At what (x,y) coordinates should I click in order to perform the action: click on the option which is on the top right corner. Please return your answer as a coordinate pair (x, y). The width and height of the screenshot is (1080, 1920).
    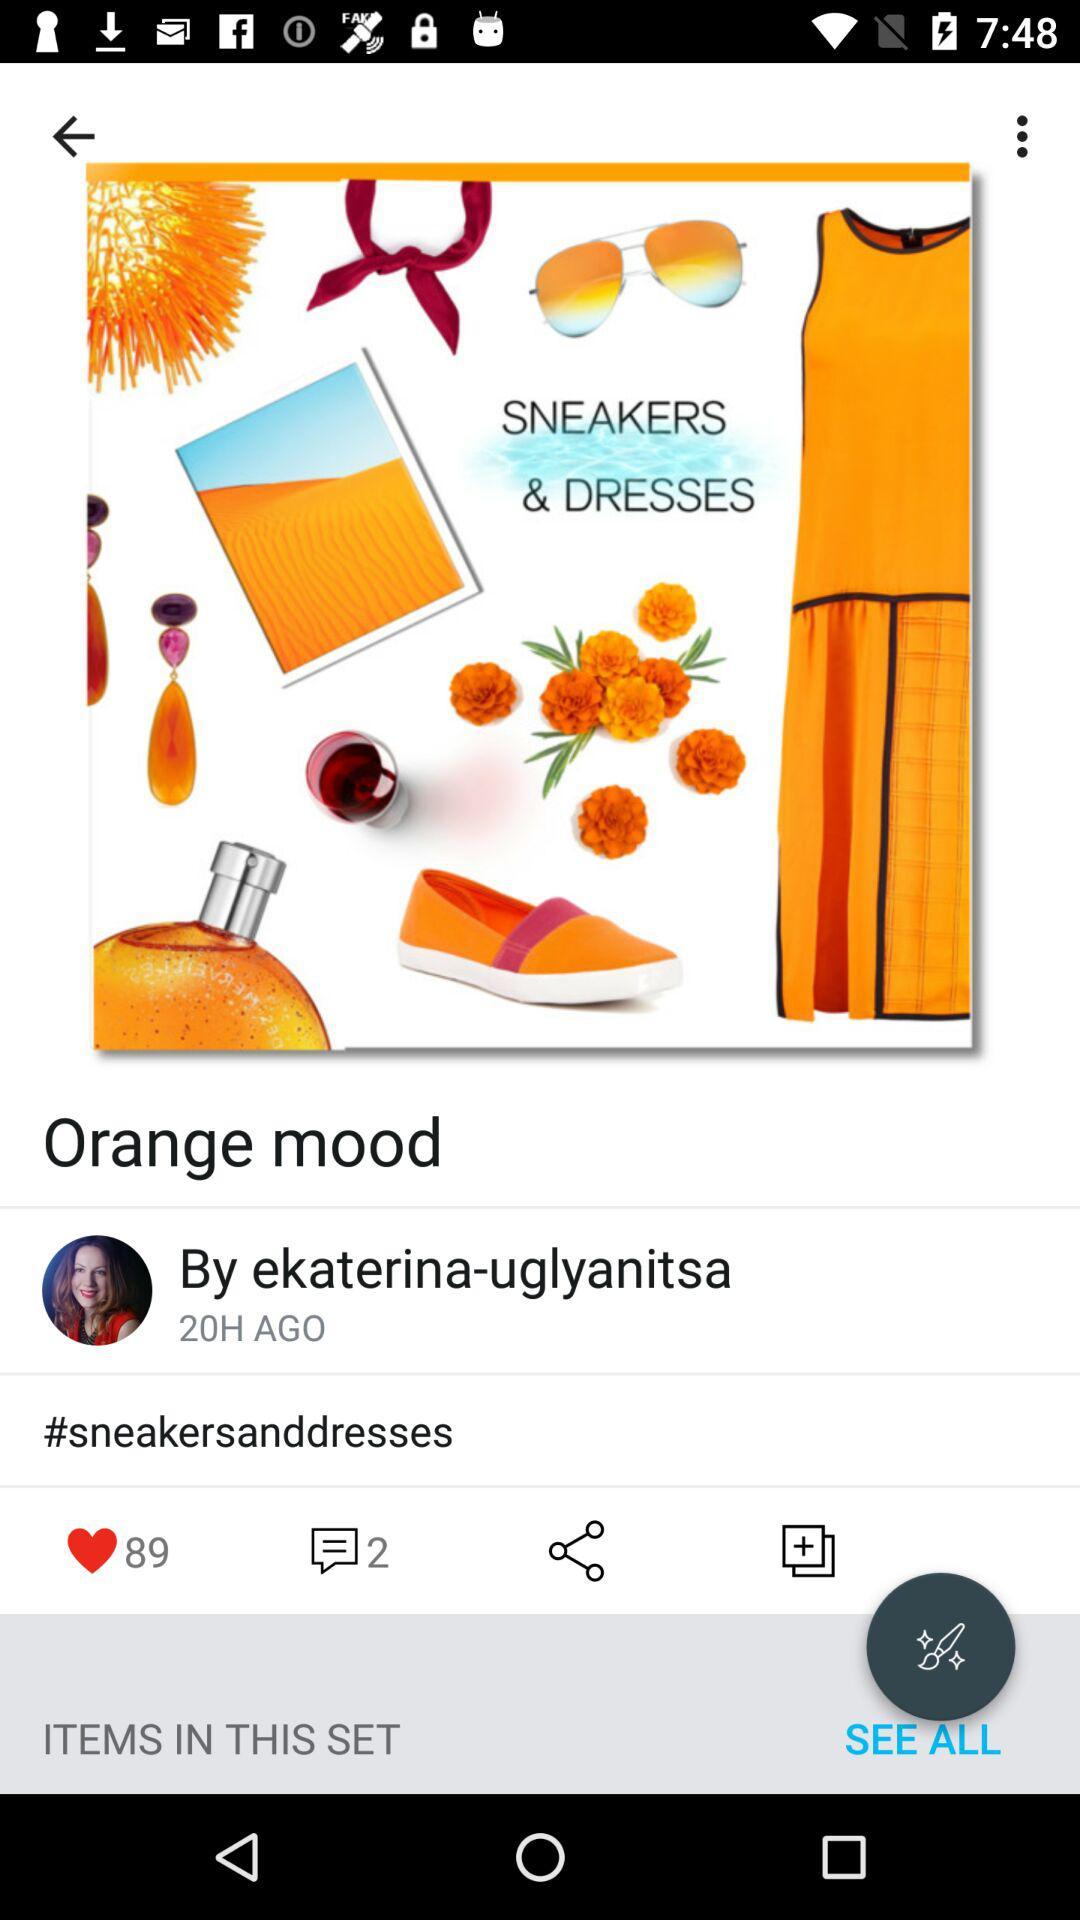
    Looking at the image, I should click on (1027, 136).